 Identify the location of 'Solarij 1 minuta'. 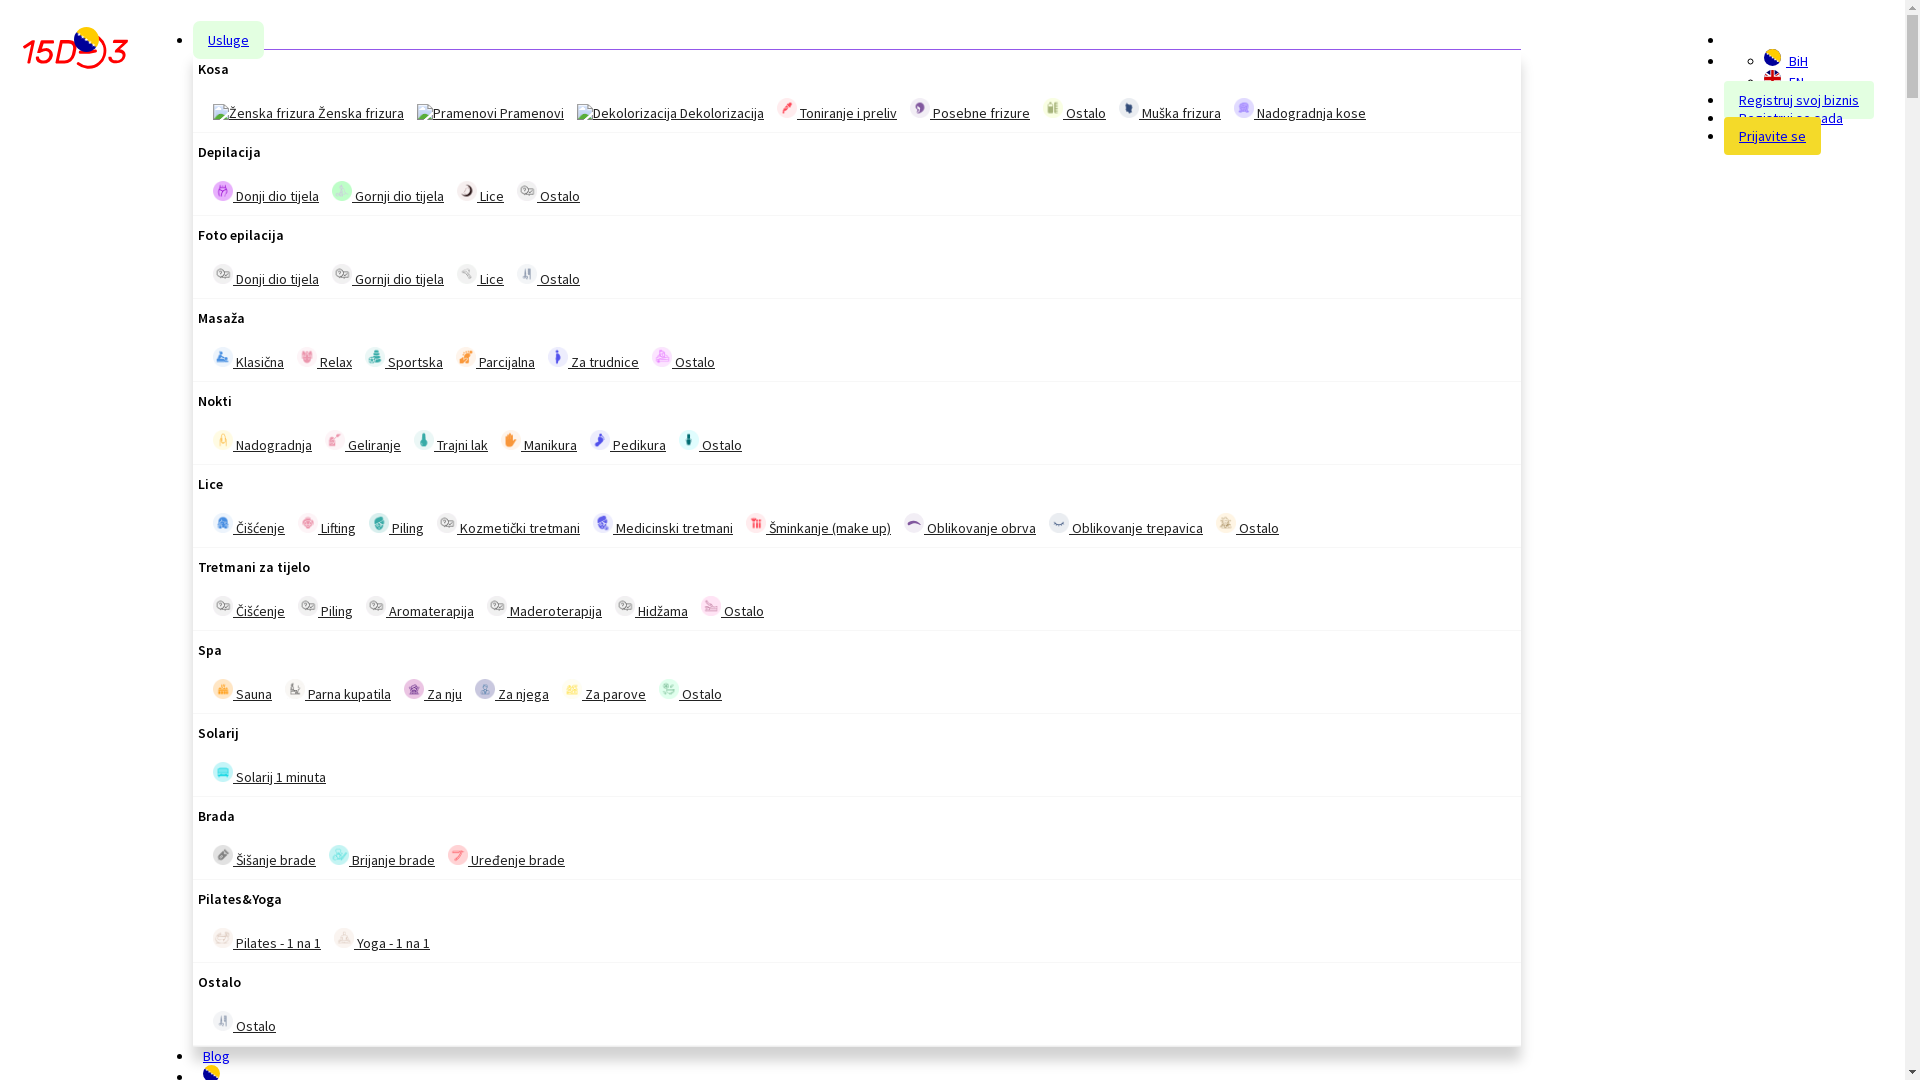
(268, 773).